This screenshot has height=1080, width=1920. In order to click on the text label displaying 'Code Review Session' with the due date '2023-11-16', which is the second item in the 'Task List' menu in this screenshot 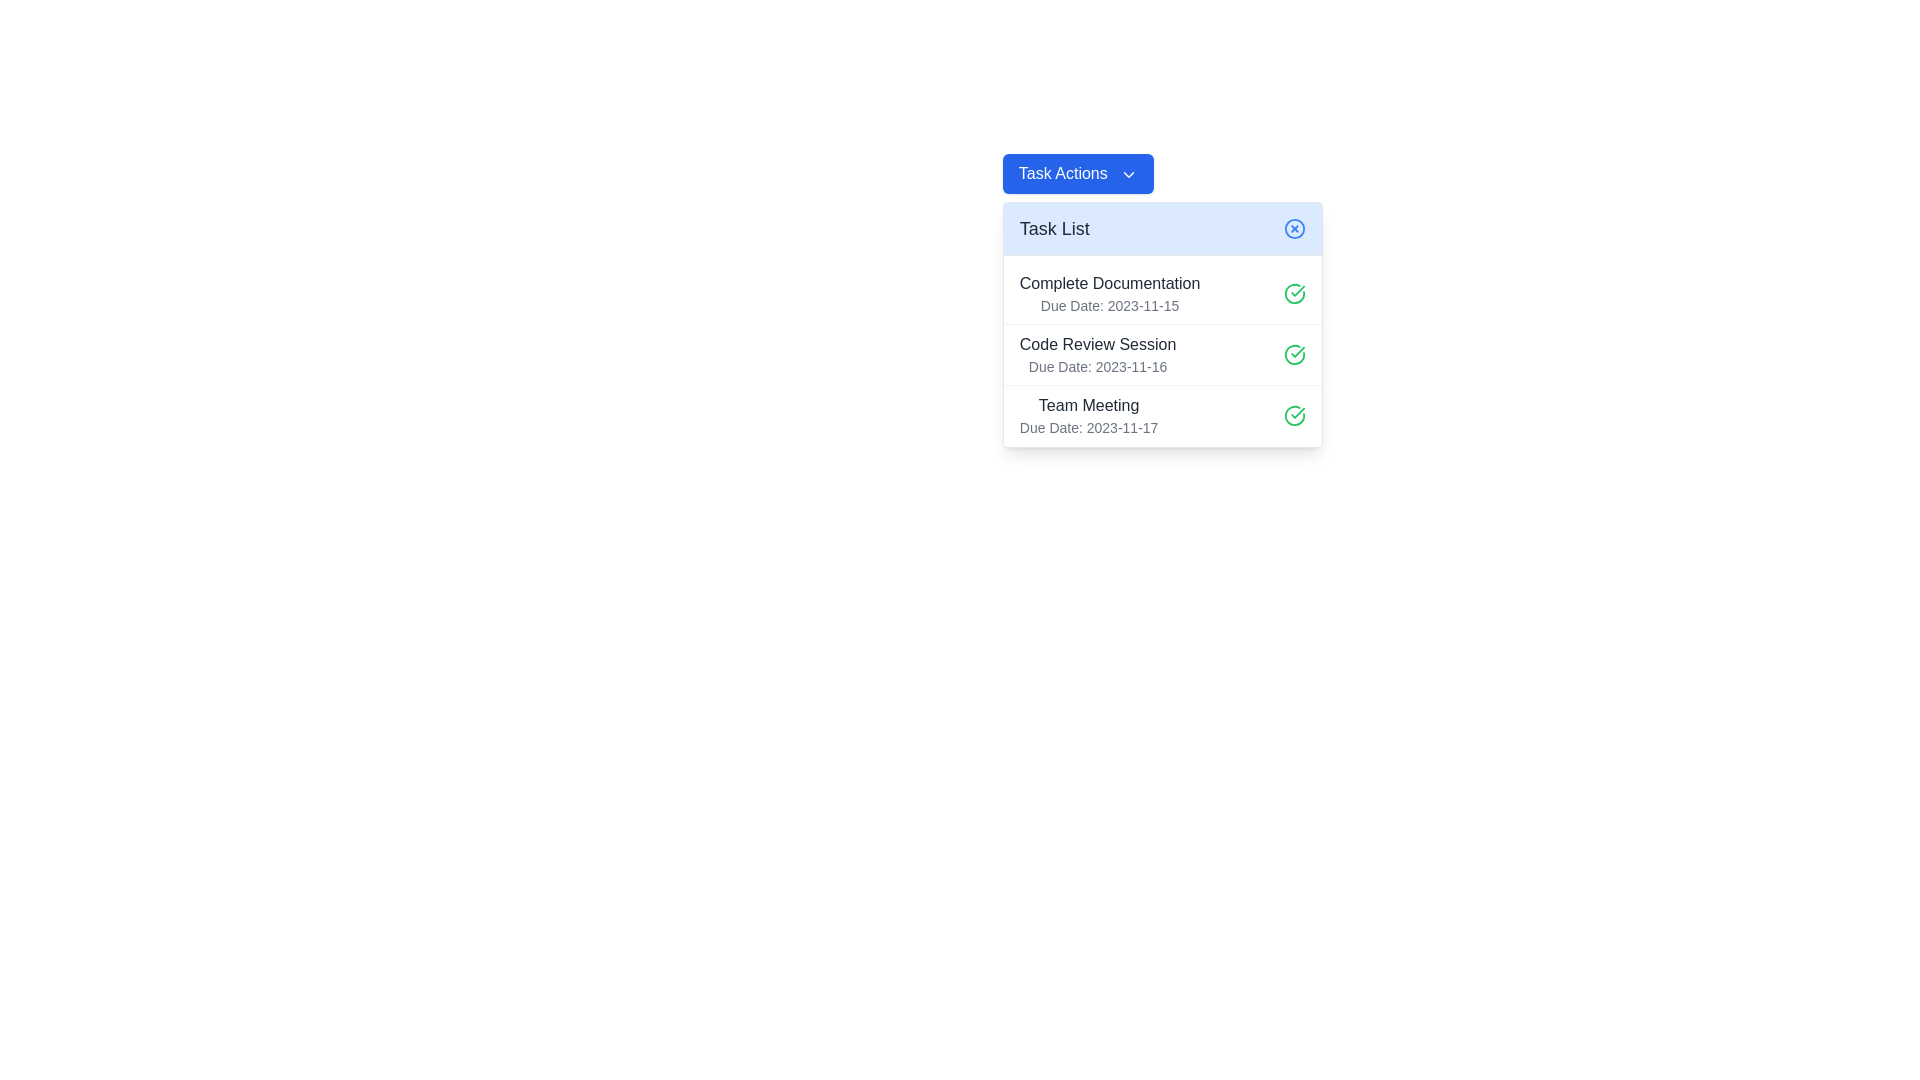, I will do `click(1097, 353)`.